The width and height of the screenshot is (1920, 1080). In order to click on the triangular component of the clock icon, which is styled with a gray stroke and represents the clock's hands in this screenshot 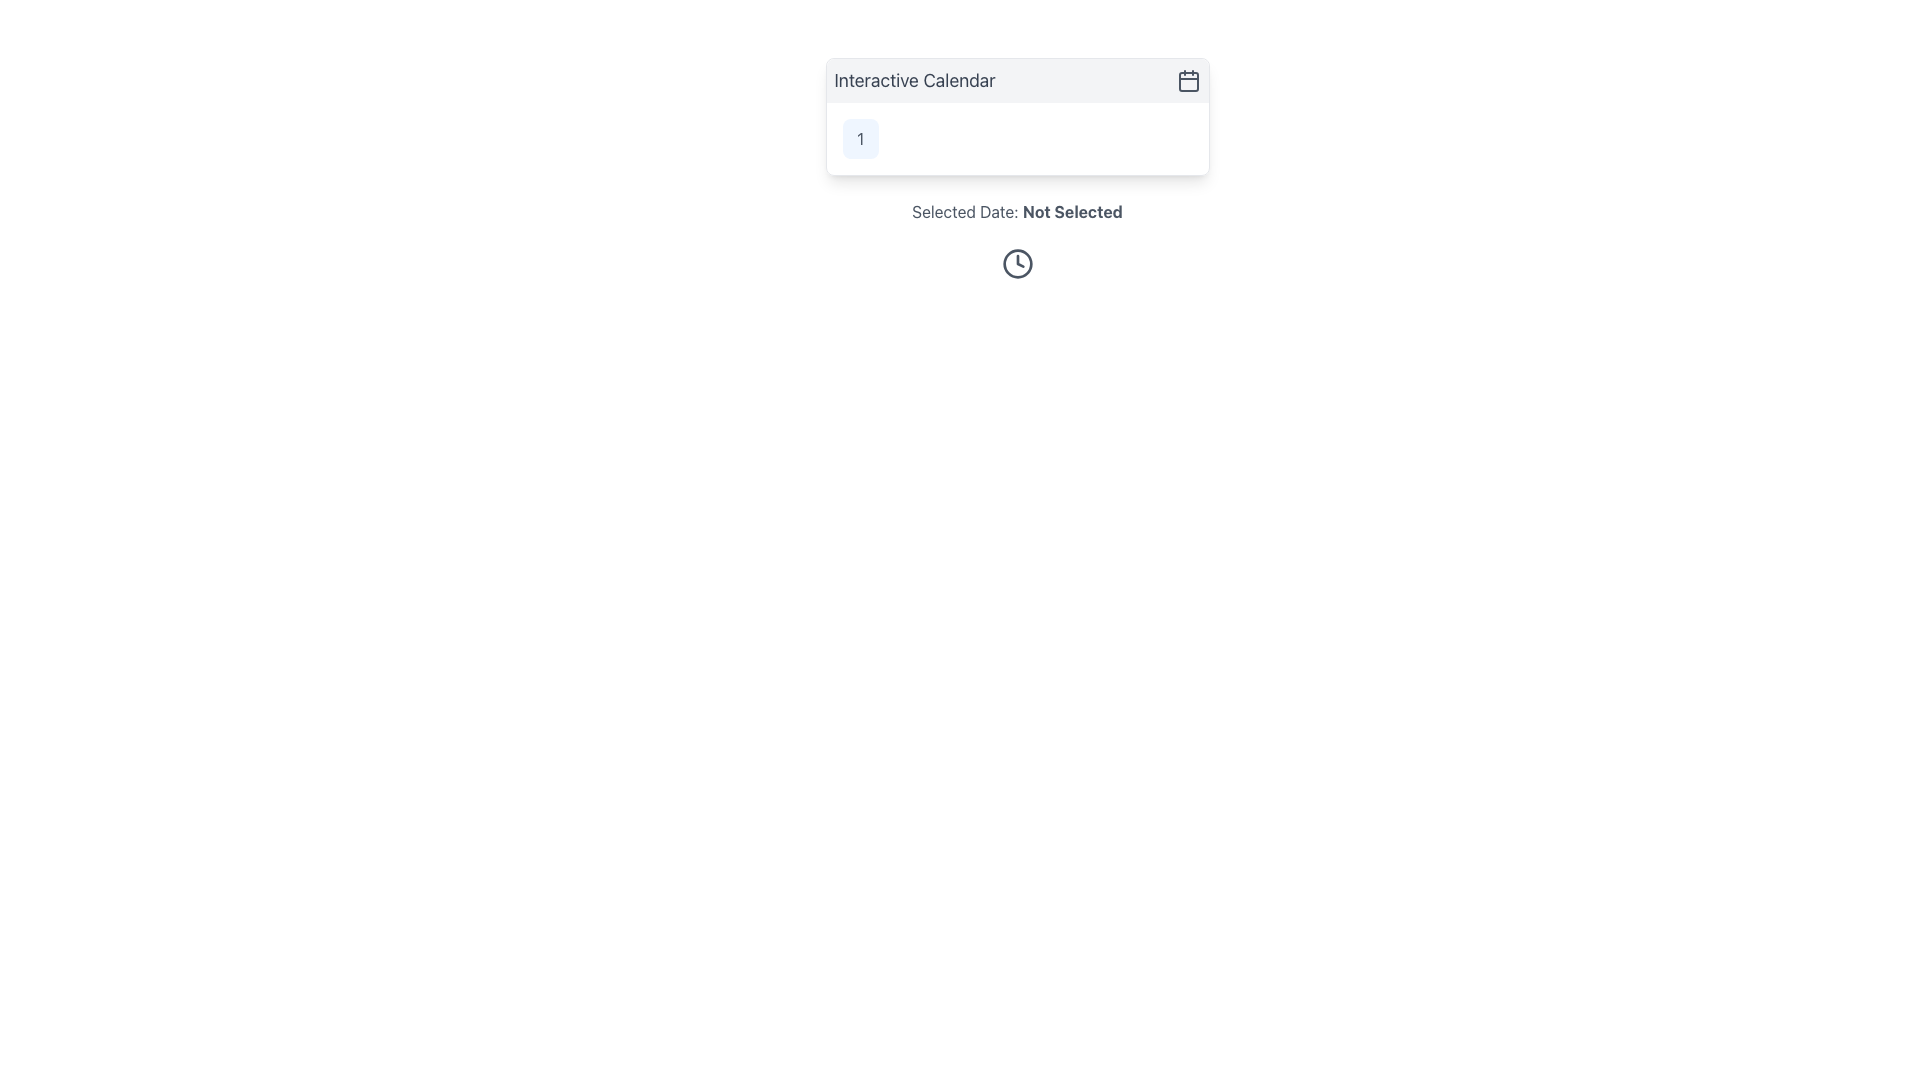, I will do `click(1020, 260)`.